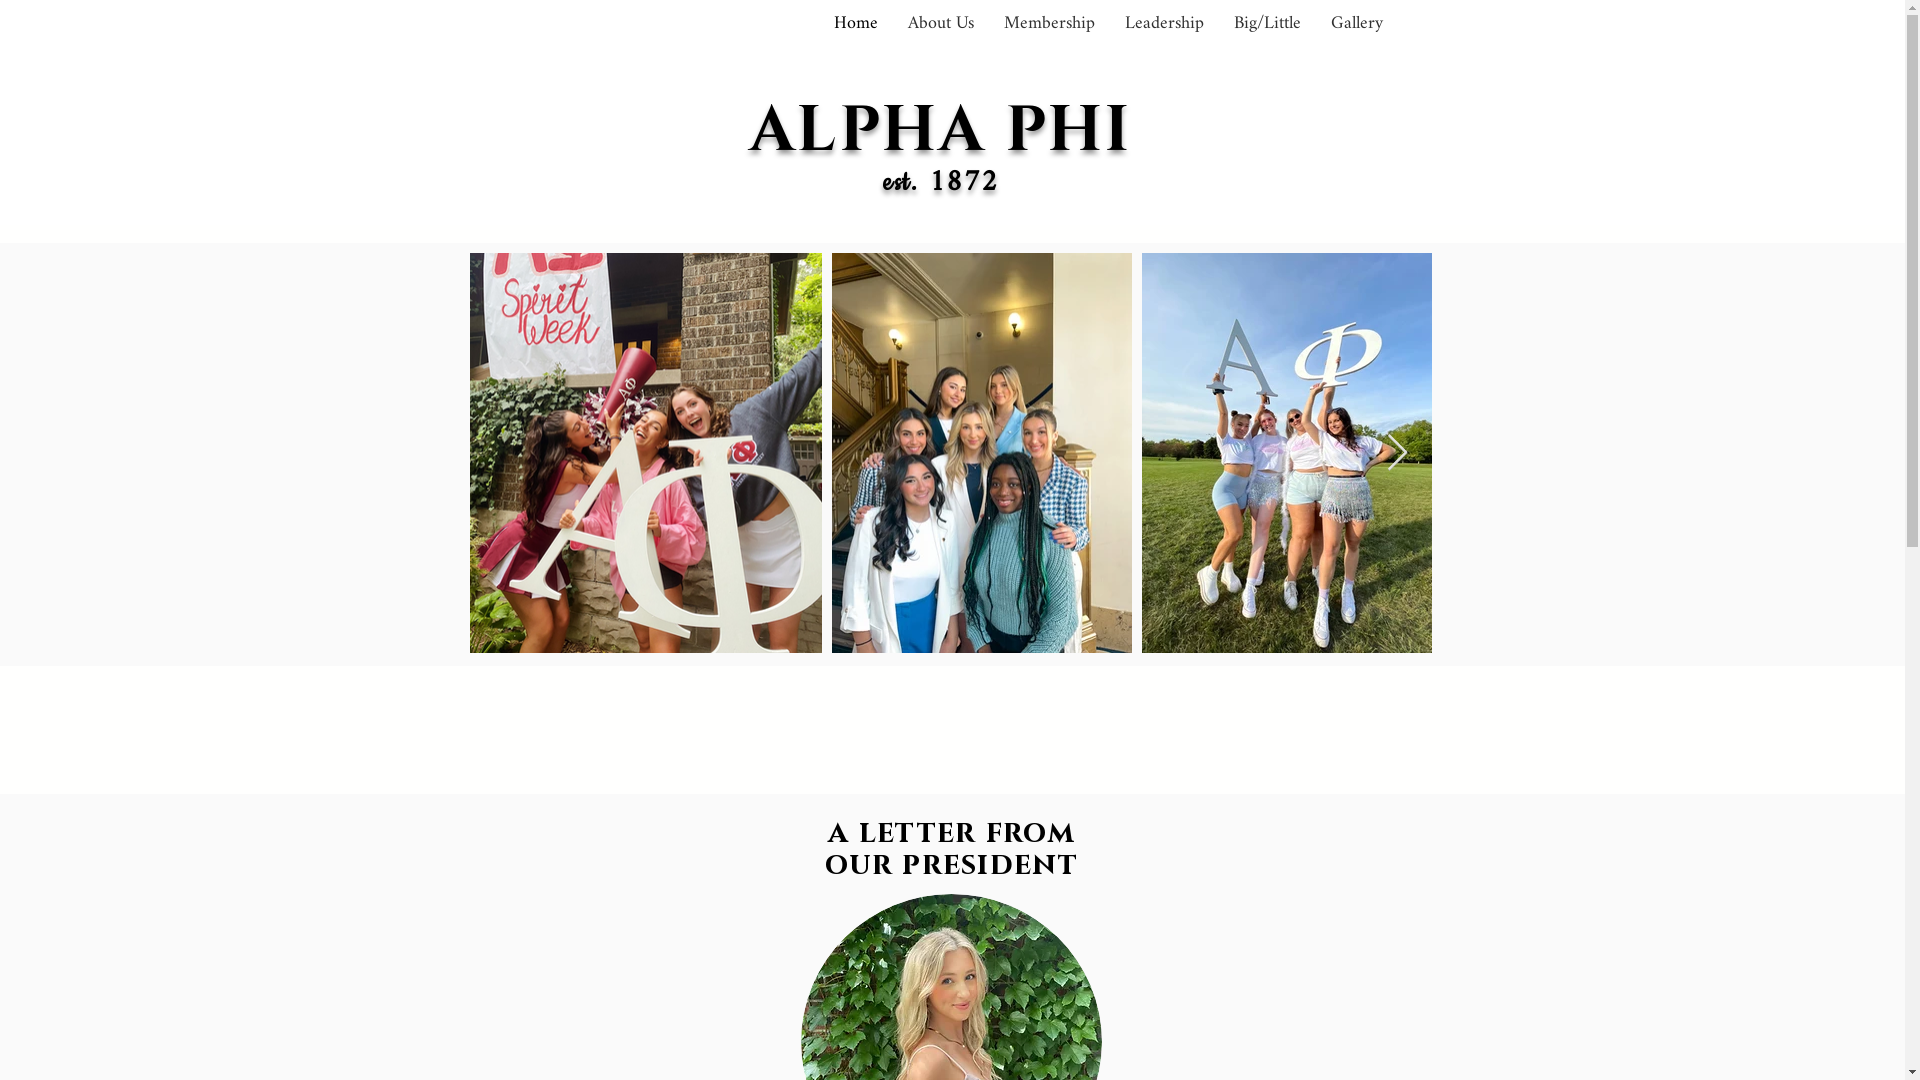 This screenshot has height=1080, width=1920. What do you see at coordinates (939, 23) in the screenshot?
I see `'About Us'` at bounding box center [939, 23].